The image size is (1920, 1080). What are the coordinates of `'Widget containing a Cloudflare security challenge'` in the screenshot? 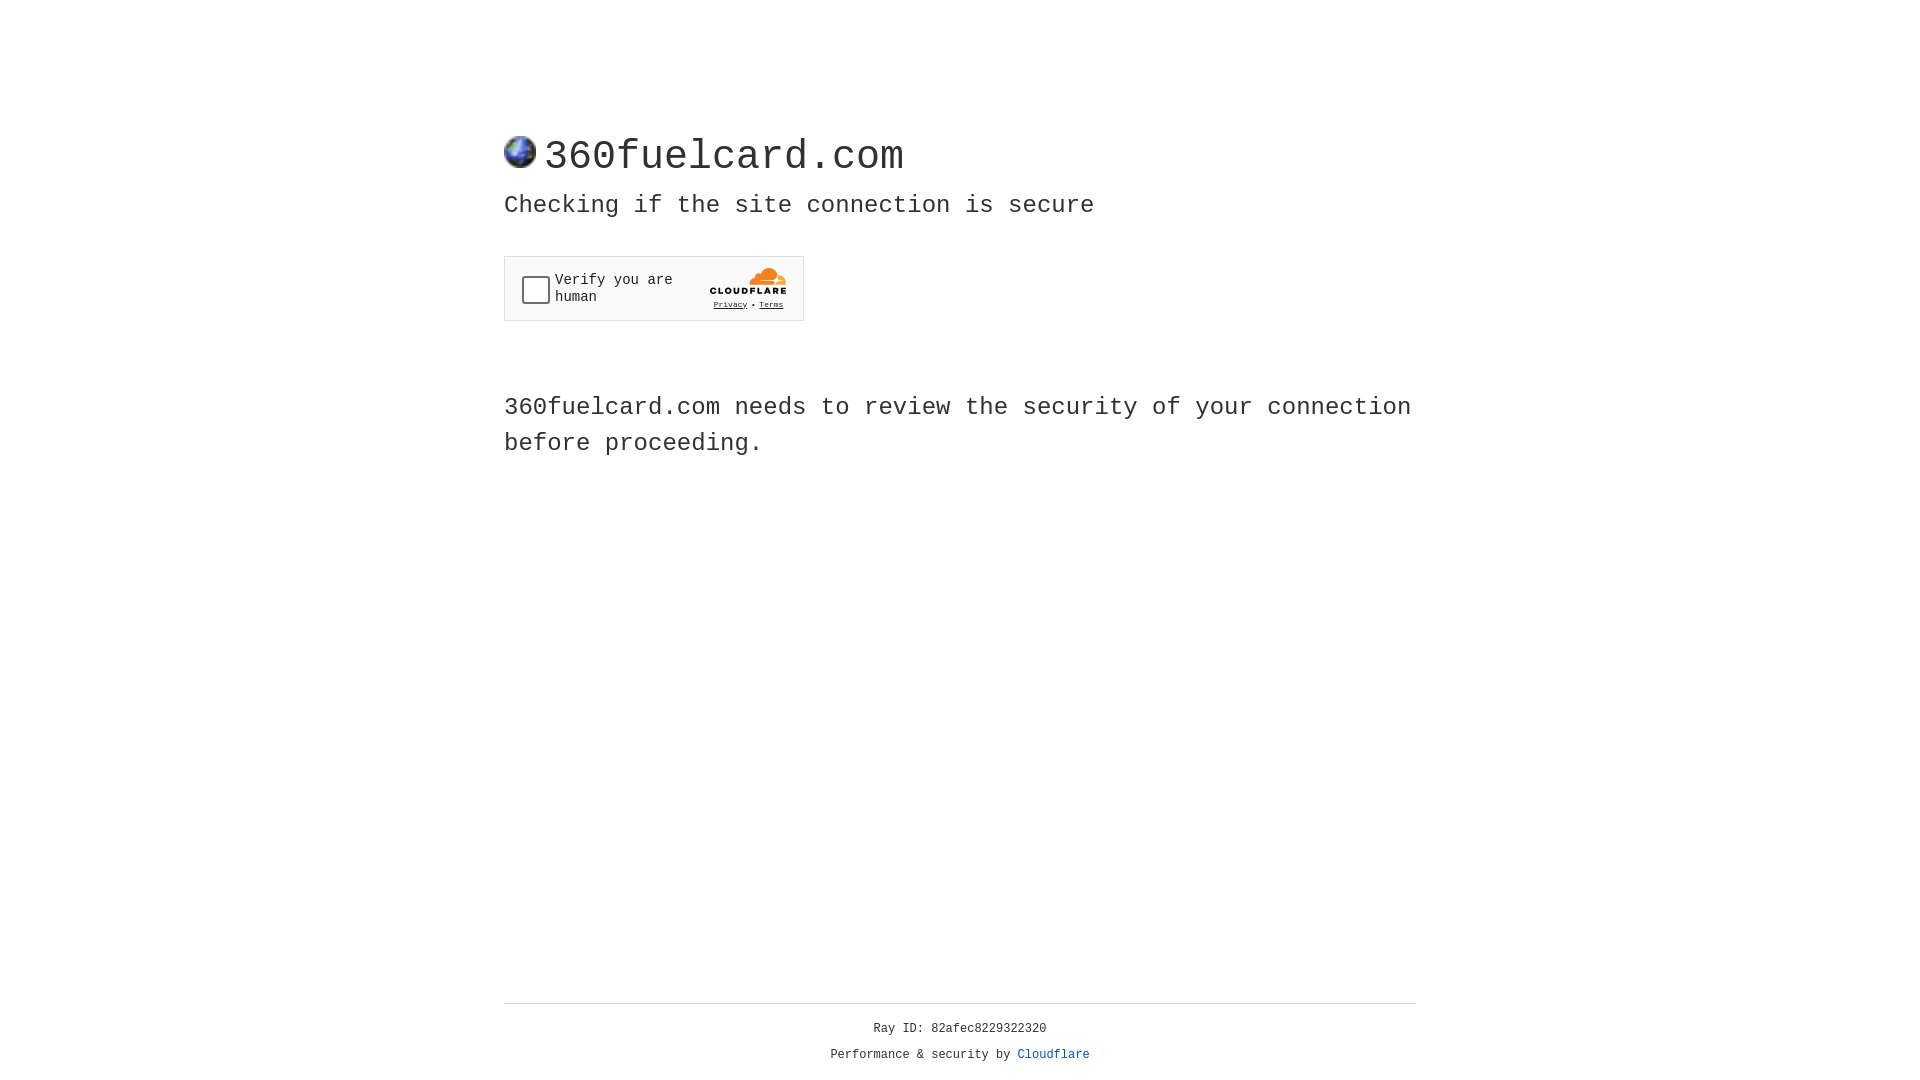 It's located at (653, 288).